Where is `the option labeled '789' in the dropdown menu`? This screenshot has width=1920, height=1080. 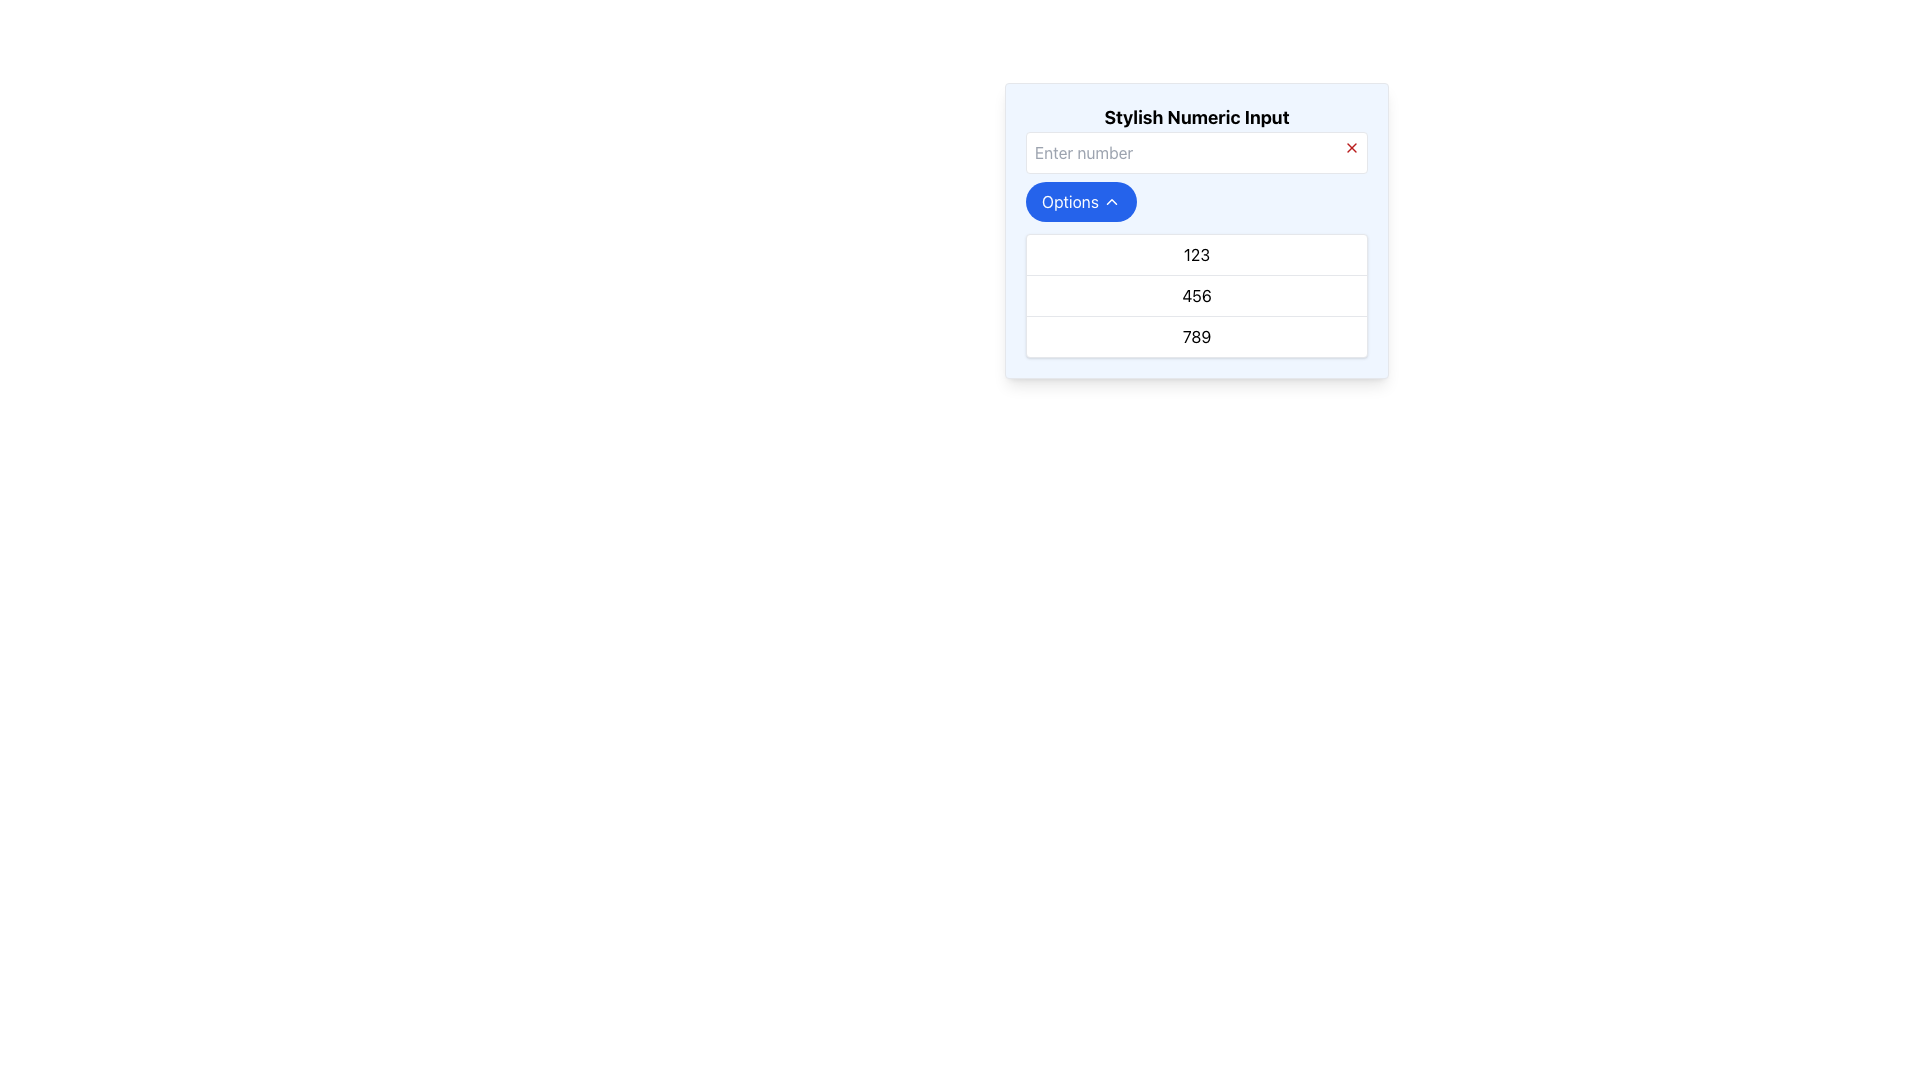 the option labeled '789' in the dropdown menu is located at coordinates (1196, 335).